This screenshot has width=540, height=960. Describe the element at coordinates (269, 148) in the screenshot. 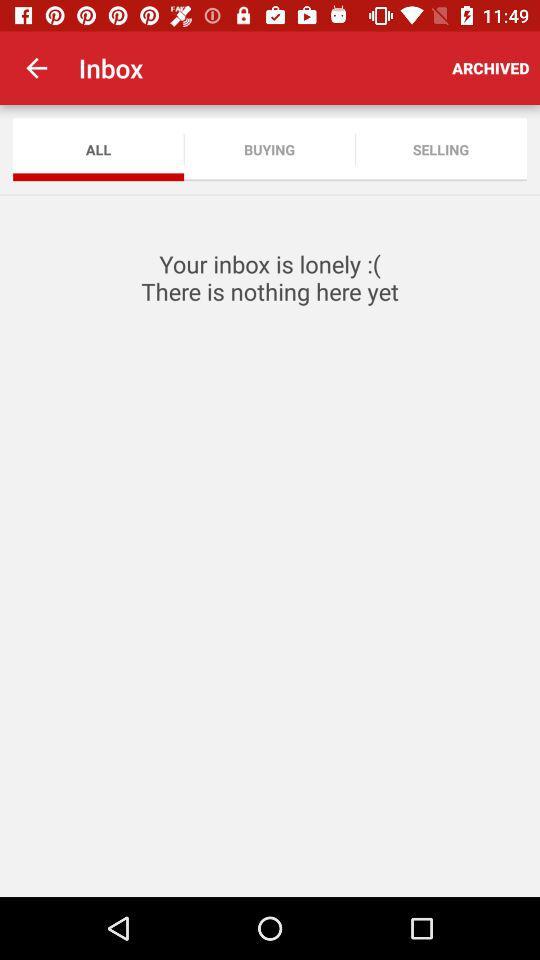

I see `icon next to selling app` at that location.